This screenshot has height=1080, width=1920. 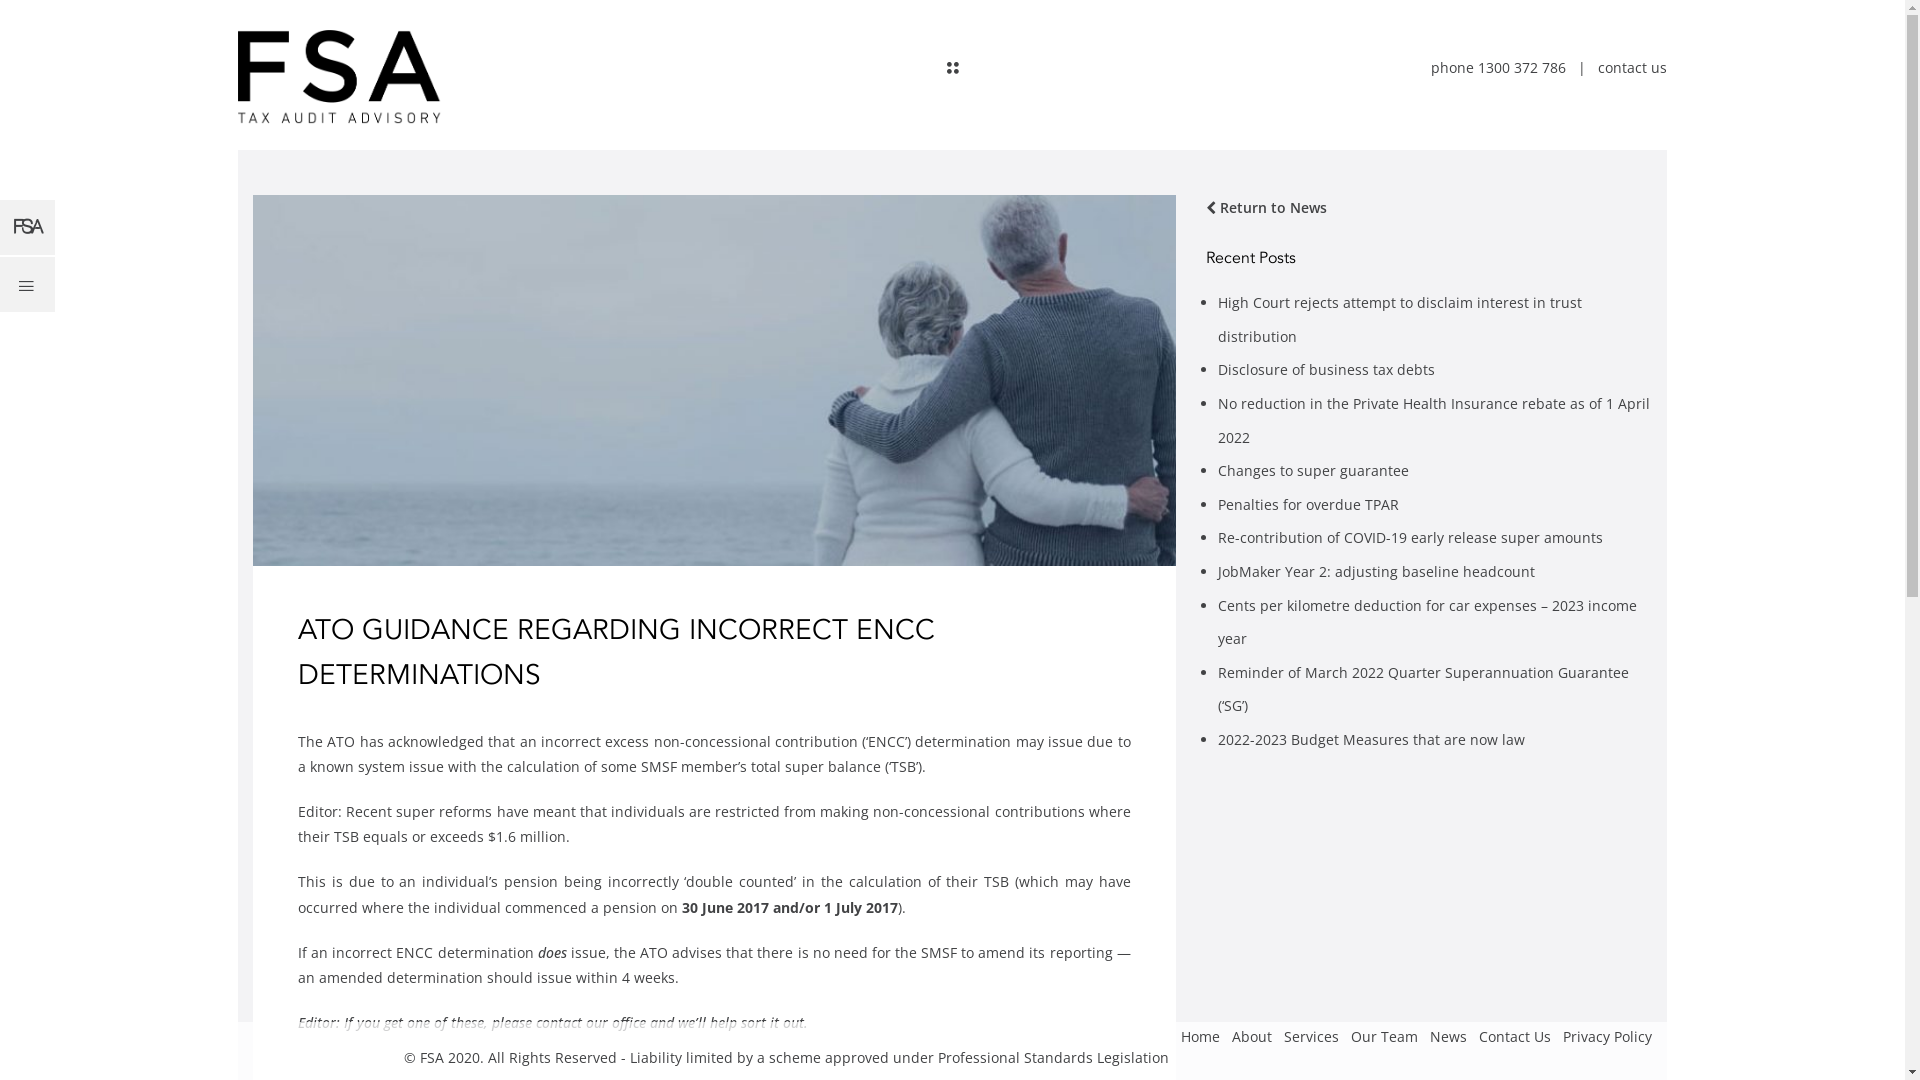 What do you see at coordinates (1265, 207) in the screenshot?
I see `'Return to News'` at bounding box center [1265, 207].